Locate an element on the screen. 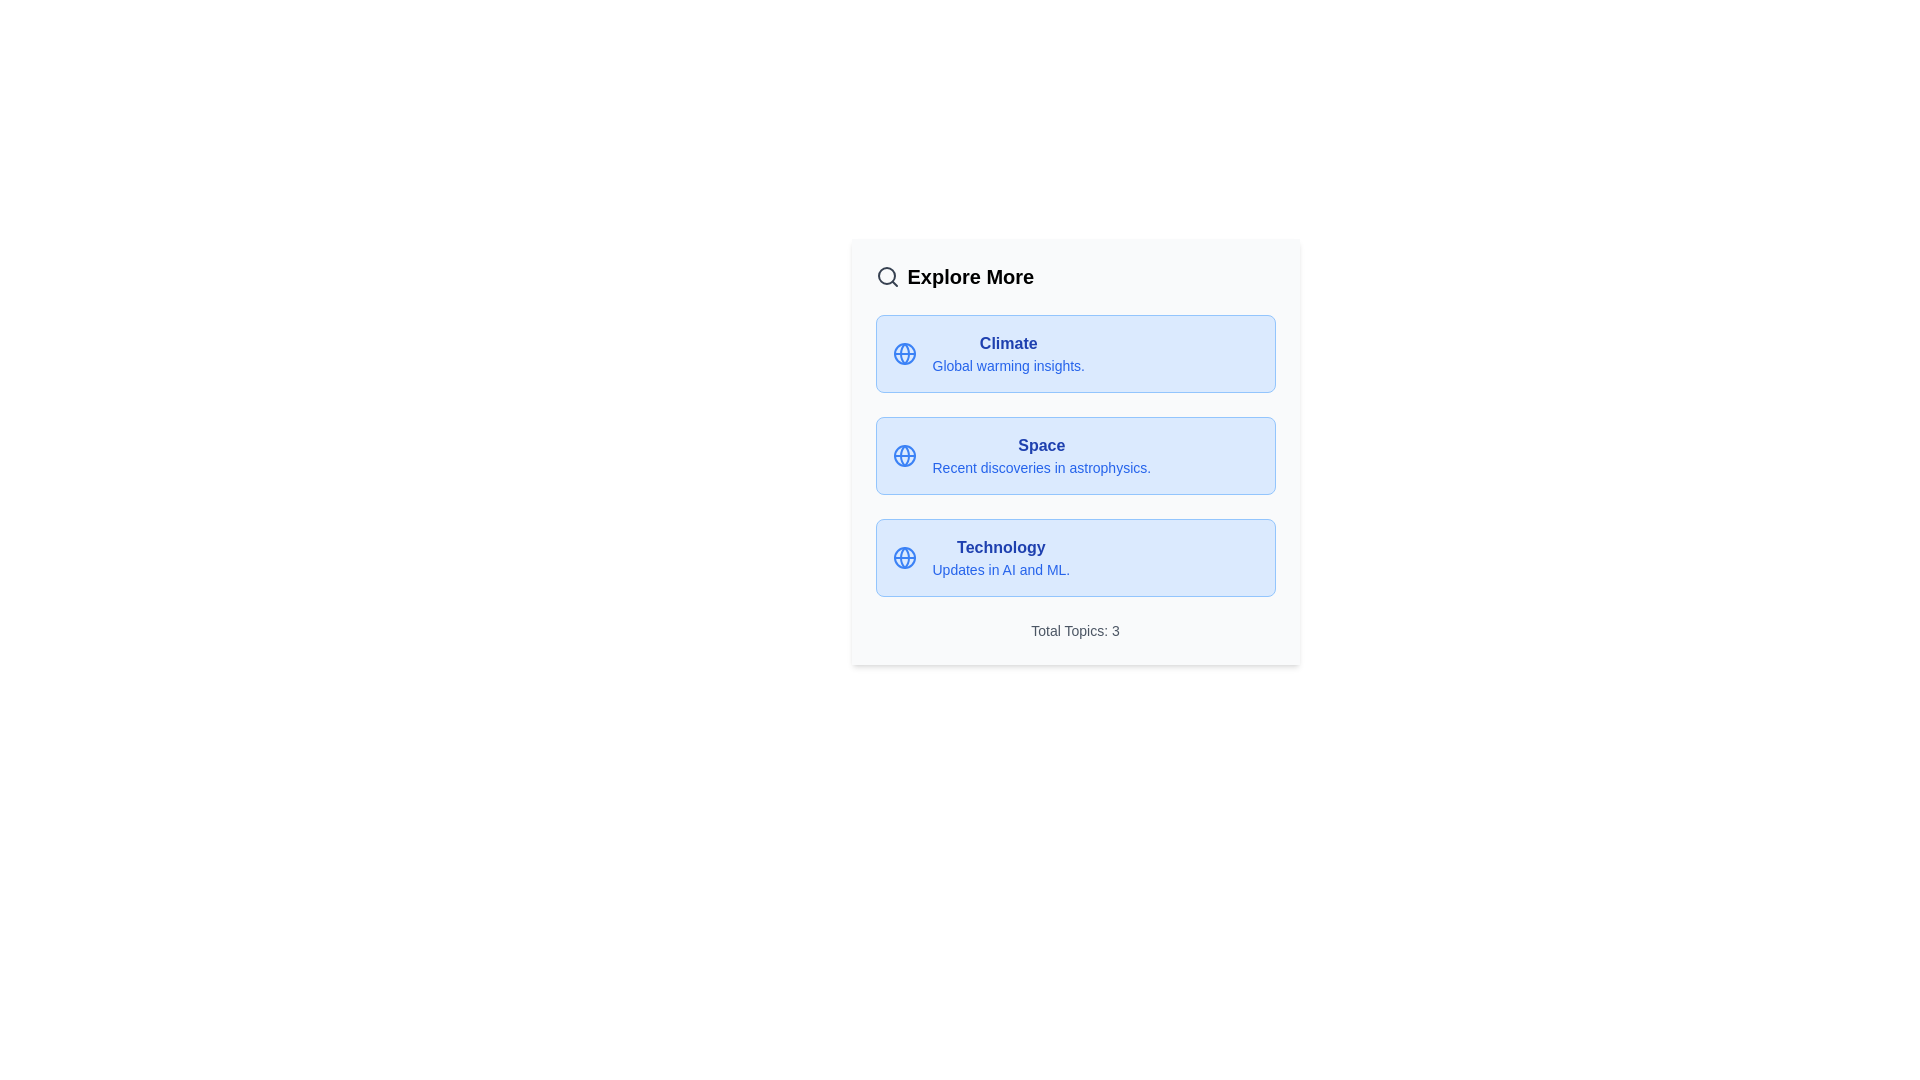  the info chip for the topic Climate is located at coordinates (1074, 353).